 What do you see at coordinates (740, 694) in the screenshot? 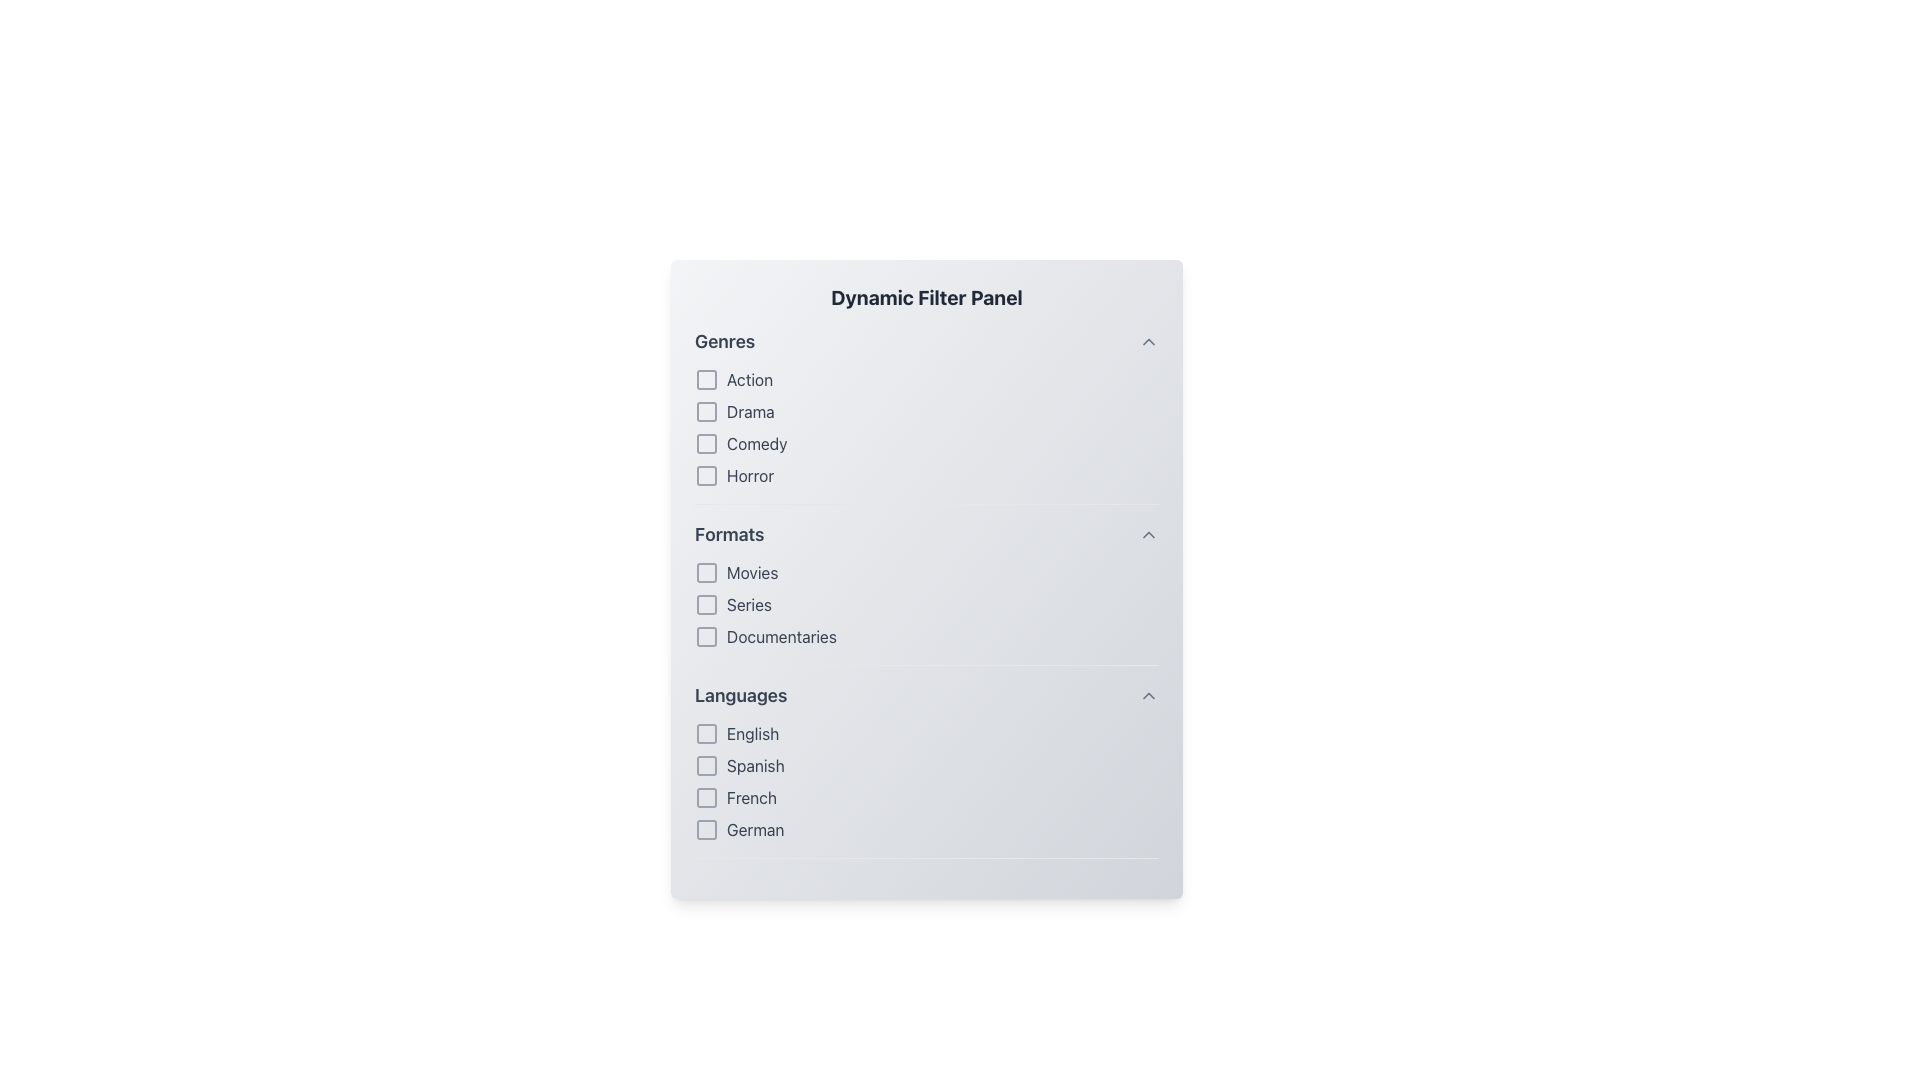
I see `the Text Label element that serves as a header for the selectable languages in the dynamic filter panel, positioned in the lower section below the 'Formats' filter` at bounding box center [740, 694].